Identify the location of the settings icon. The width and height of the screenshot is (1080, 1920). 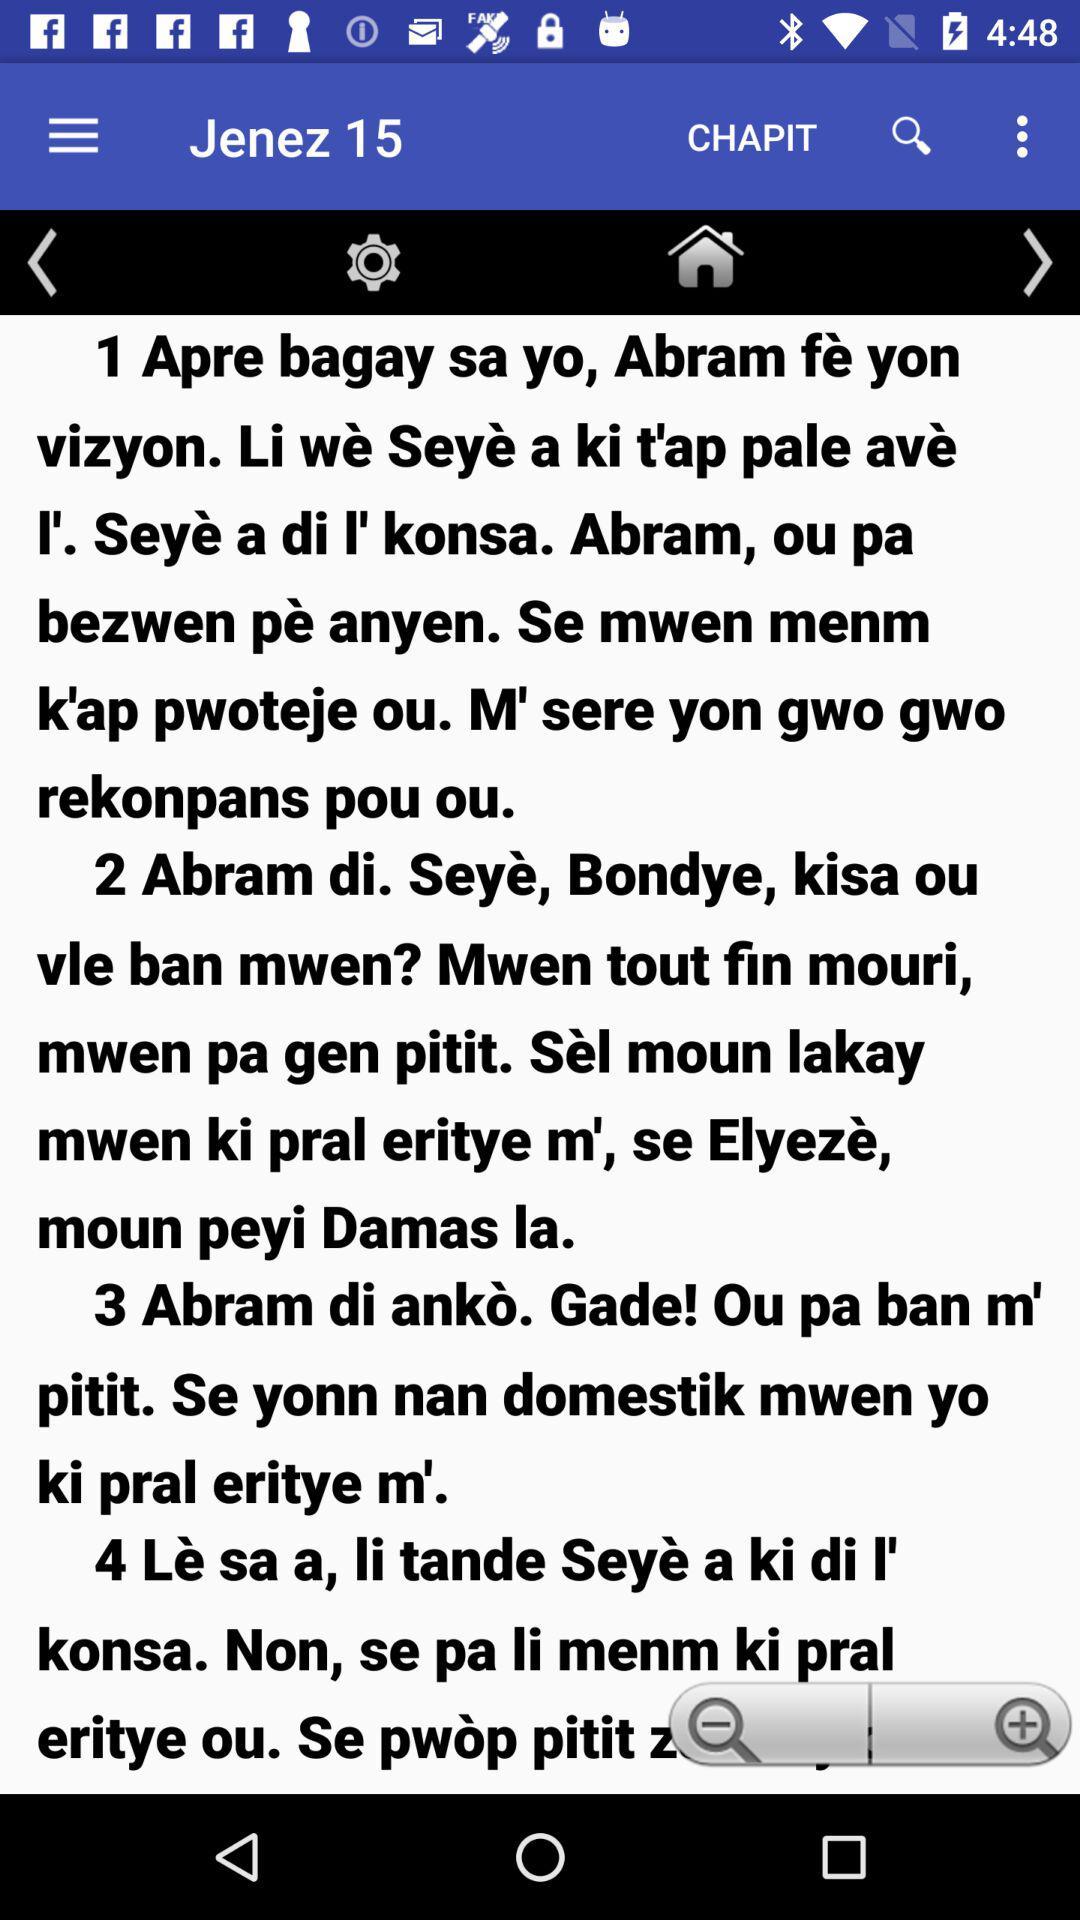
(373, 261).